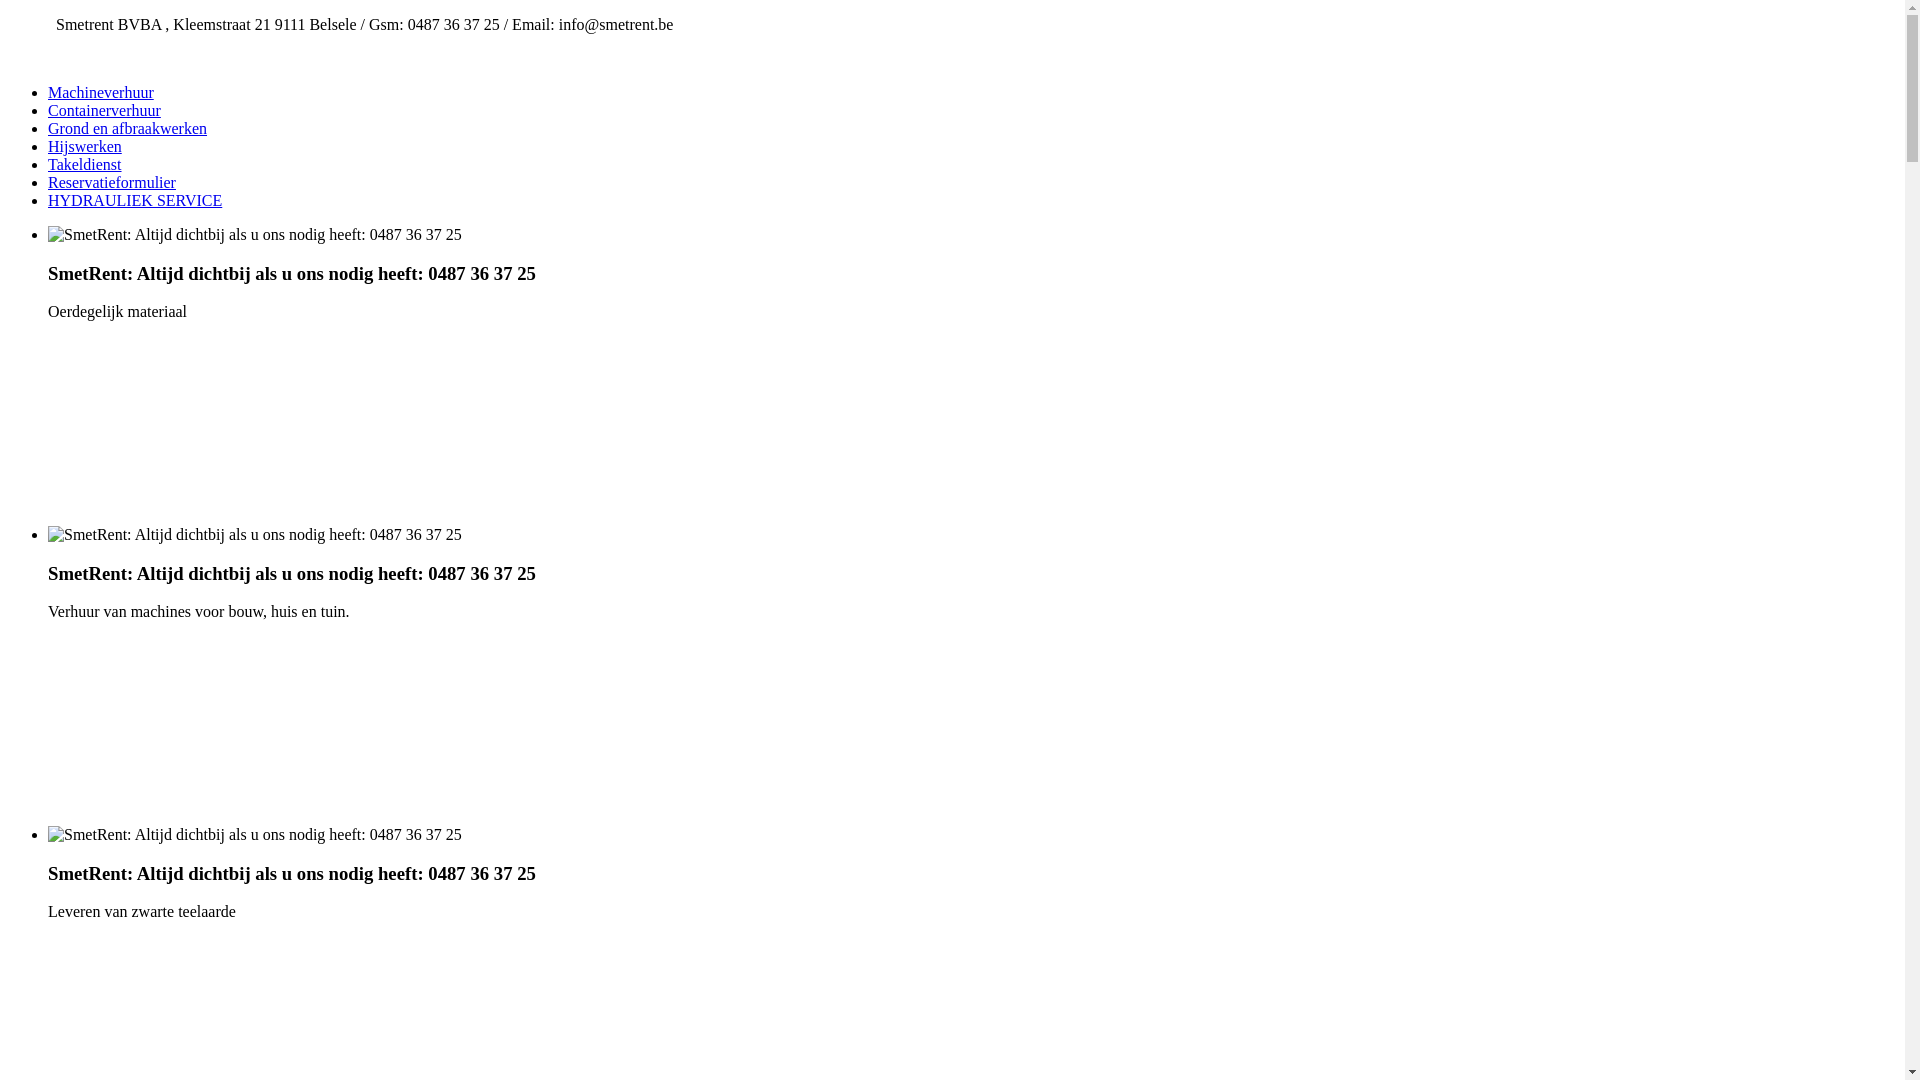 This screenshot has height=1080, width=1920. I want to click on 'Takeldienst', so click(84, 163).